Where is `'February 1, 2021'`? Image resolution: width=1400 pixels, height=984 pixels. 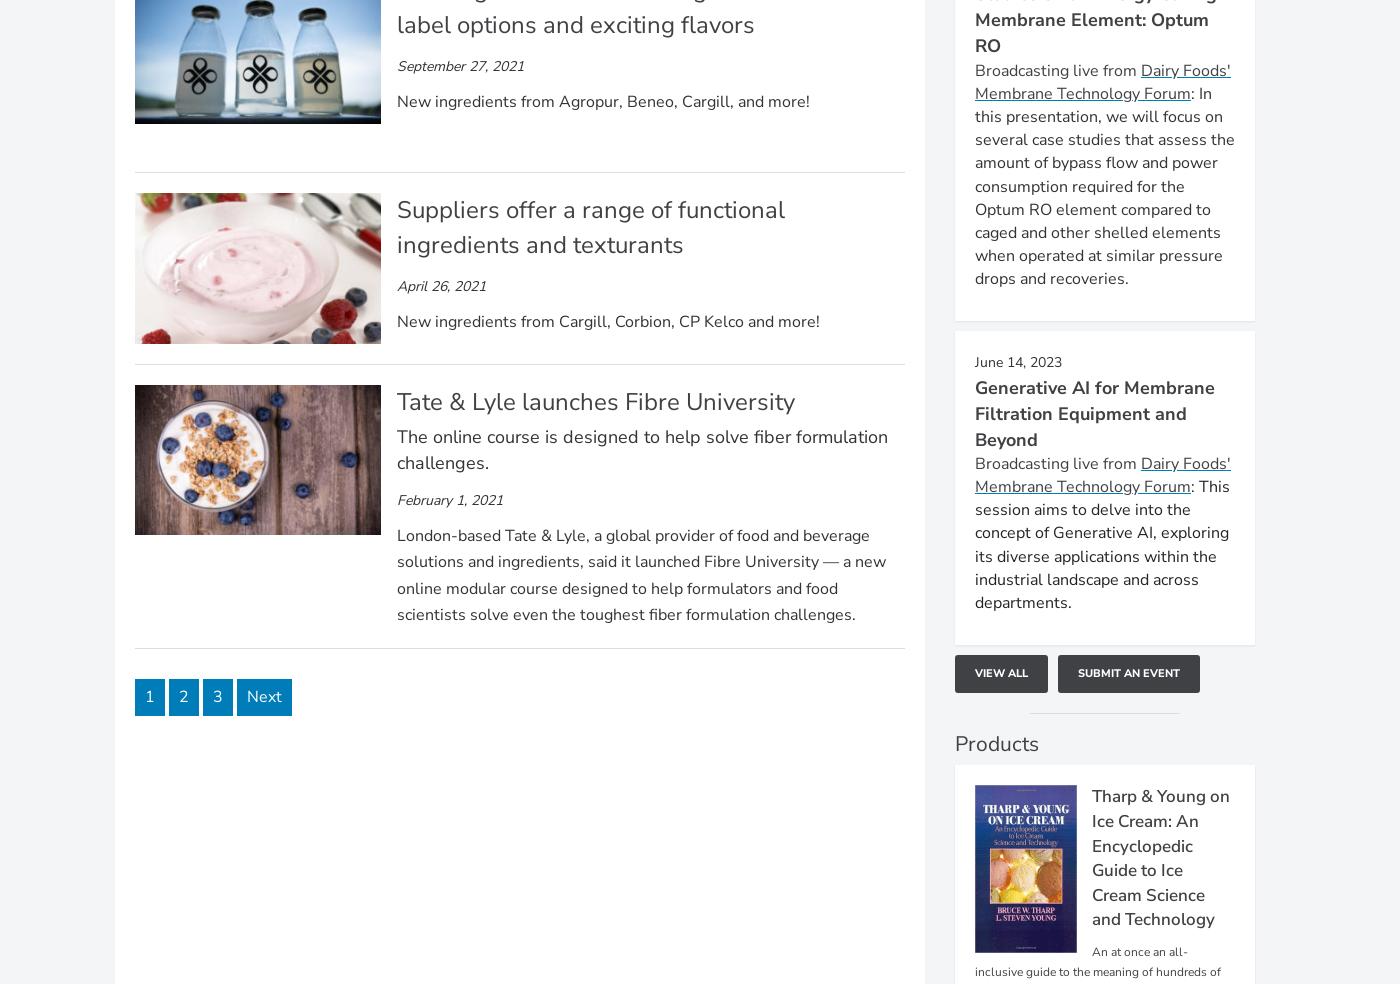 'February 1, 2021' is located at coordinates (448, 498).